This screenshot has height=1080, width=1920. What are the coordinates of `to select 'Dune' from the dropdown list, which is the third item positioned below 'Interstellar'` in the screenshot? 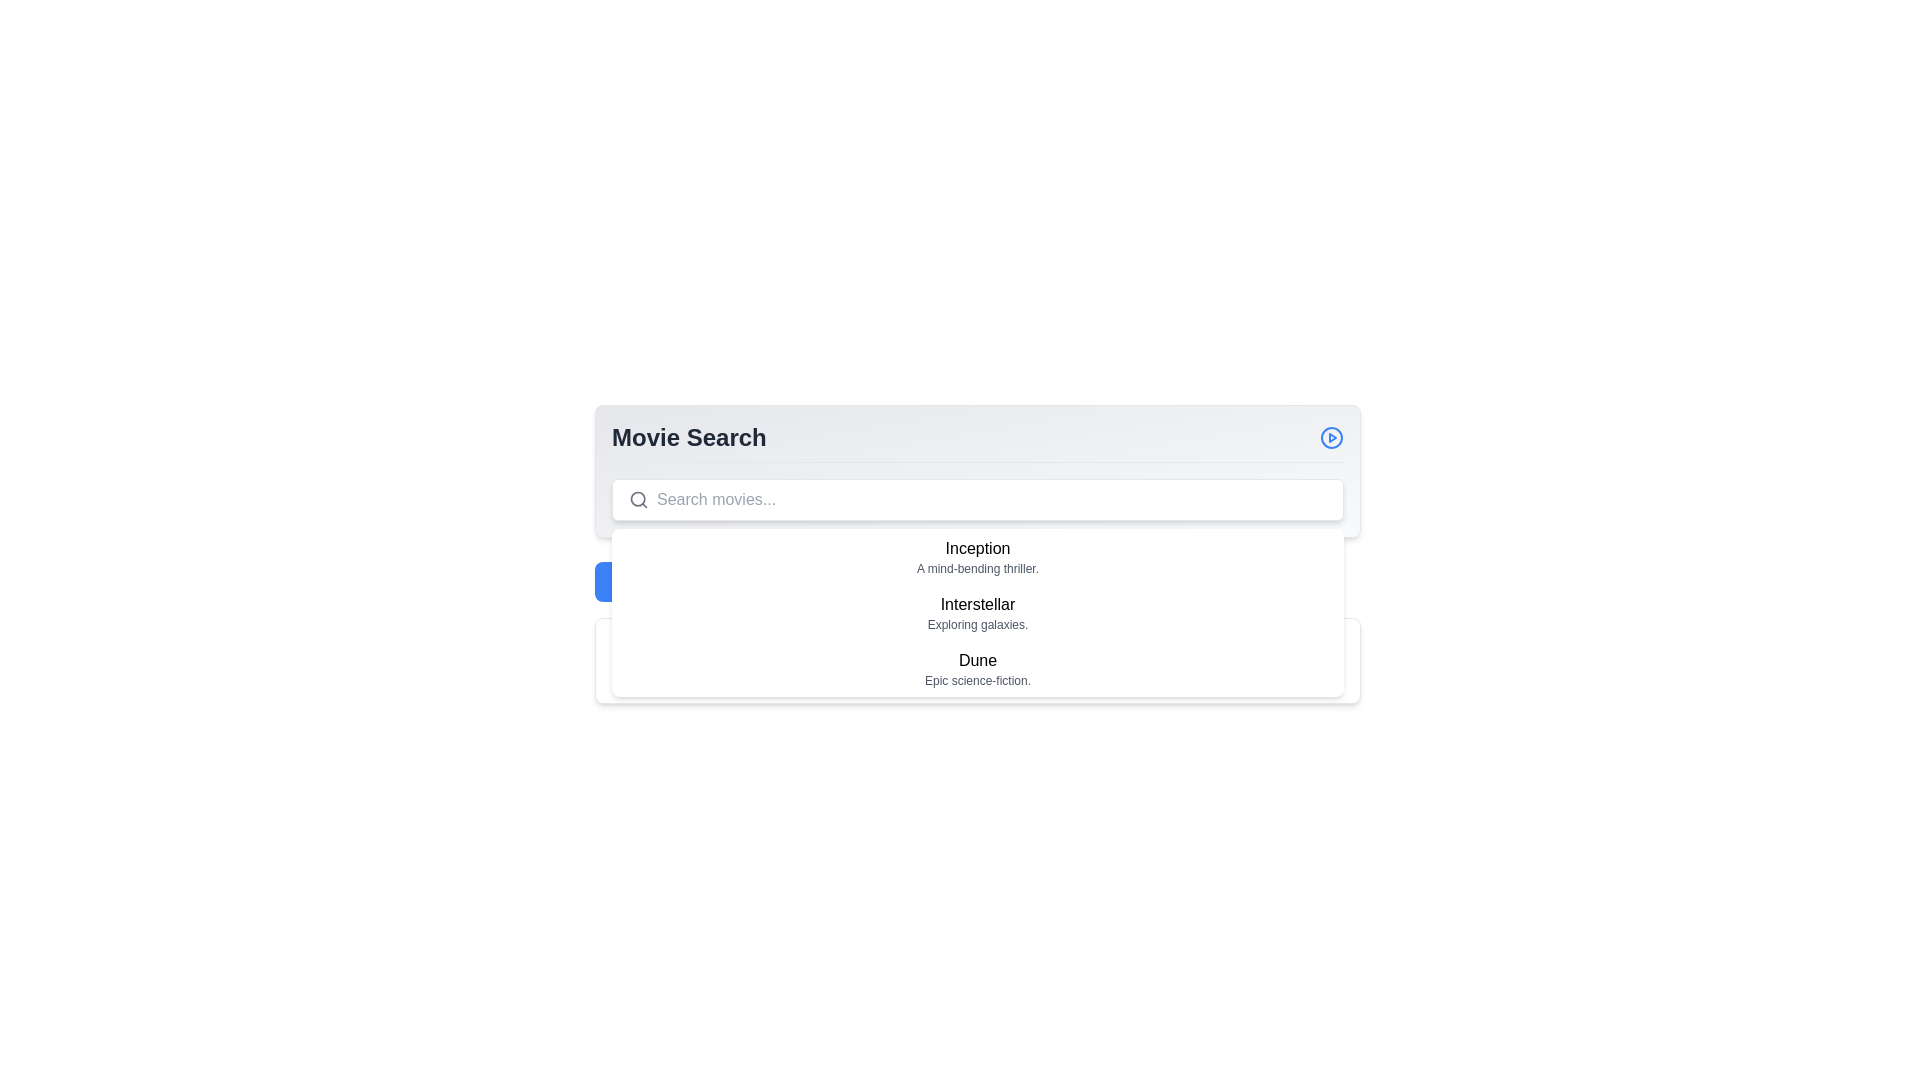 It's located at (978, 668).